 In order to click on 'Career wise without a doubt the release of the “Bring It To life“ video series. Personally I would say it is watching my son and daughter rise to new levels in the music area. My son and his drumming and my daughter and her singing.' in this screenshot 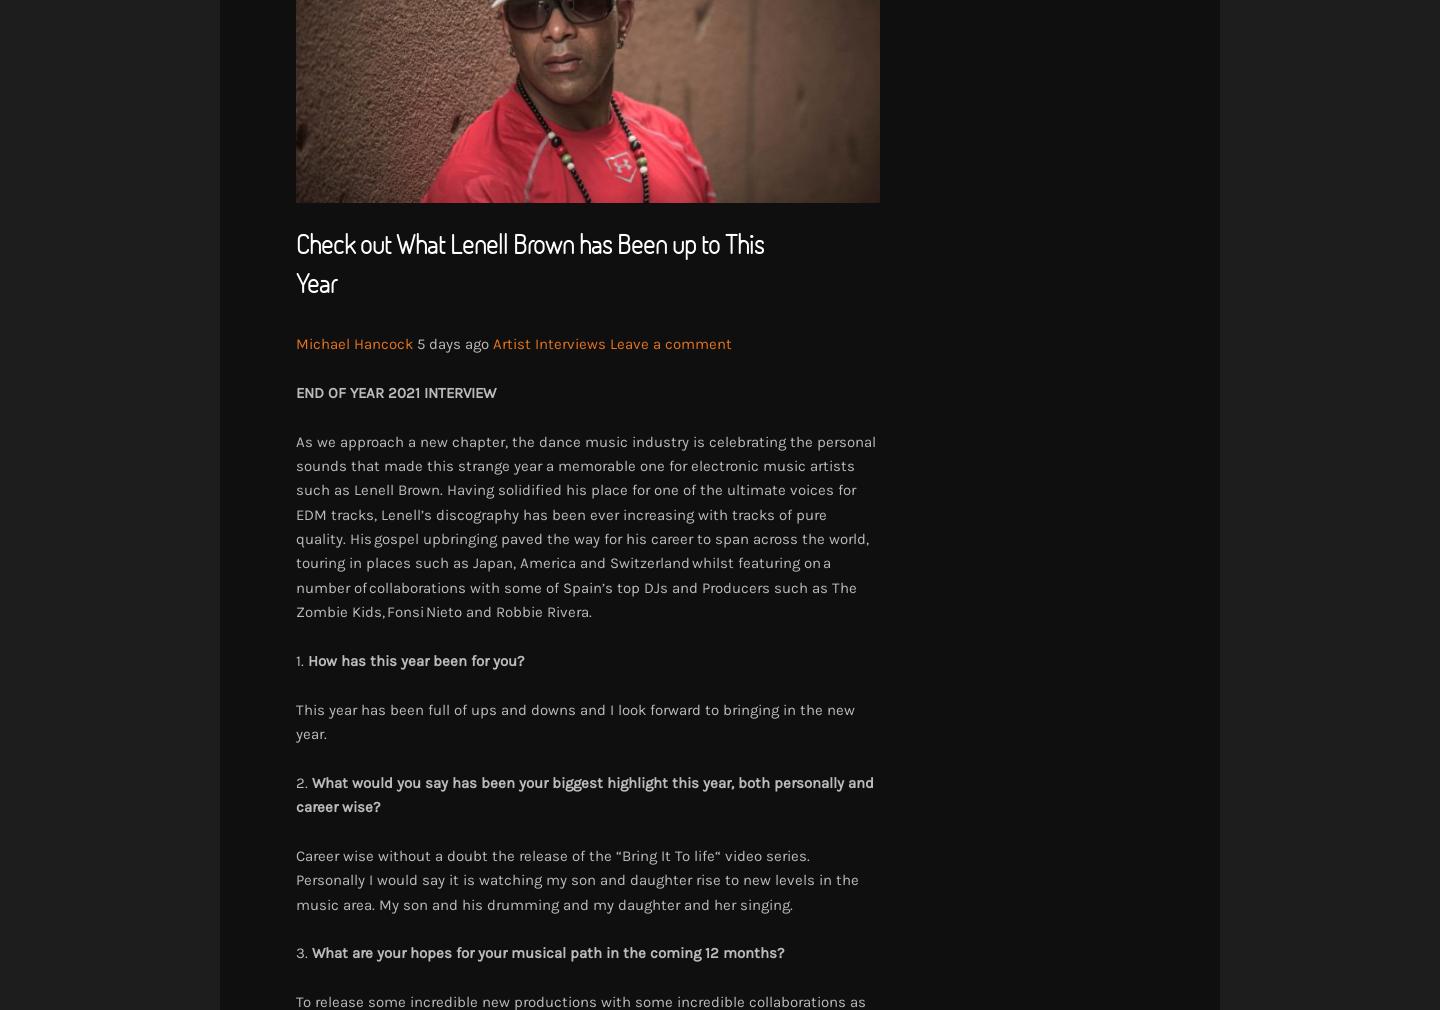, I will do `click(577, 879)`.